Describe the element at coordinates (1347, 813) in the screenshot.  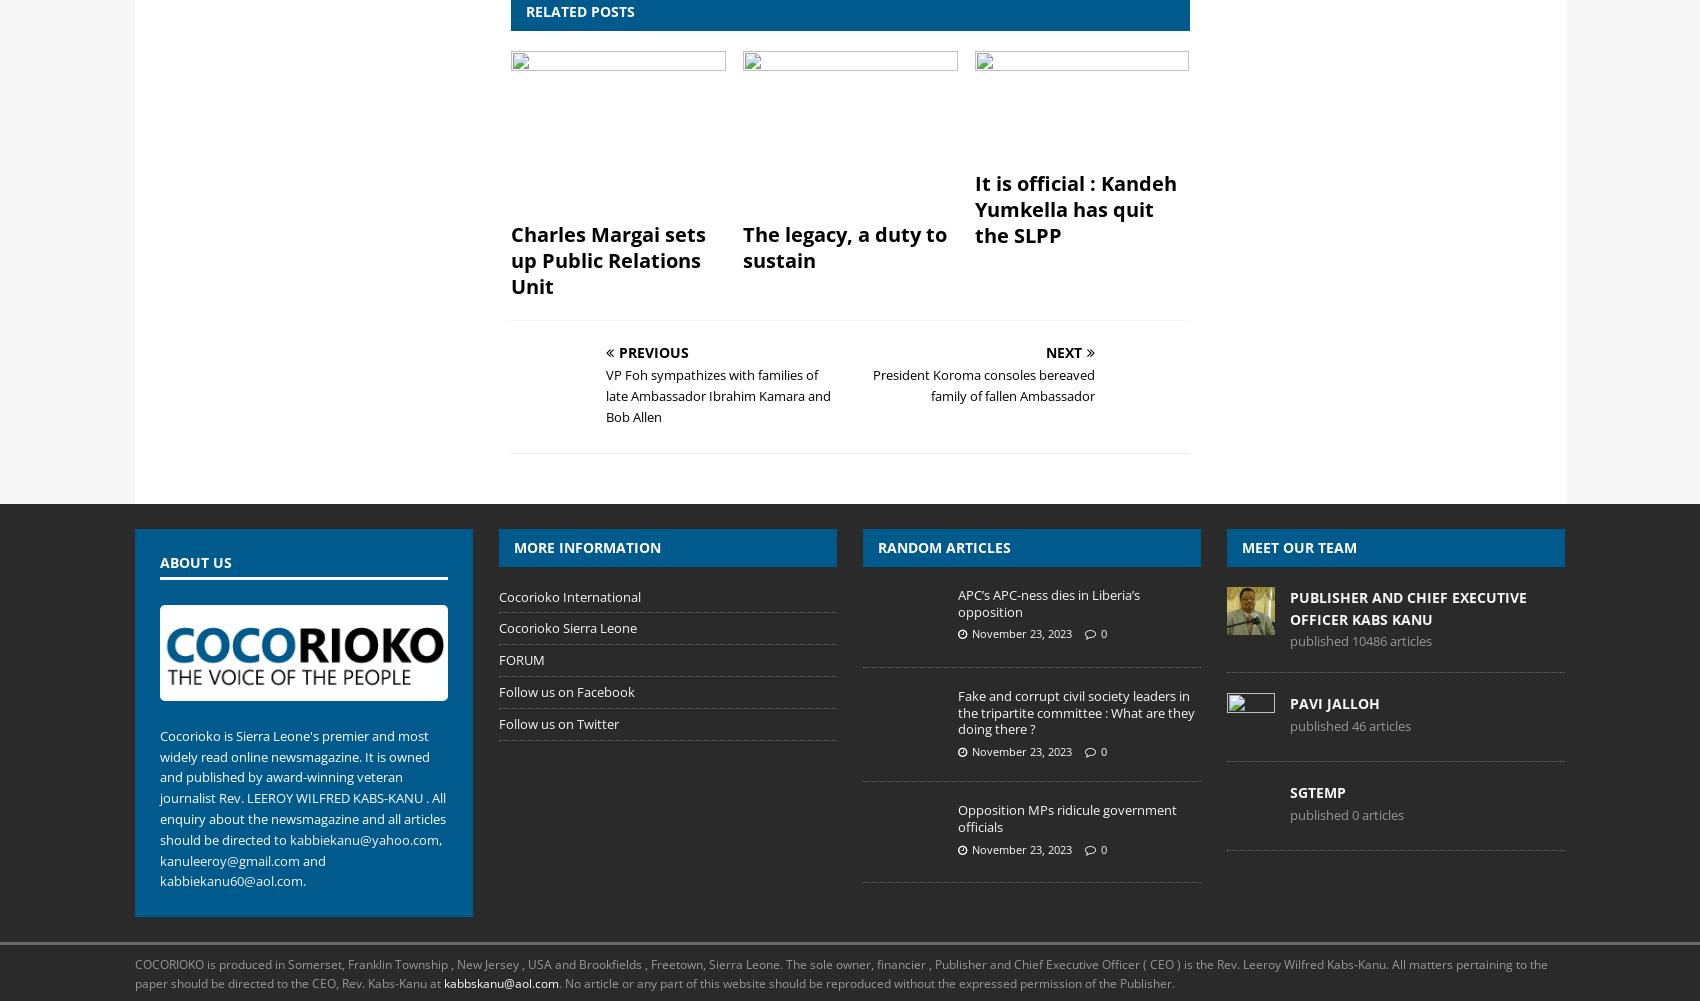
I see `'published 0 articles'` at that location.